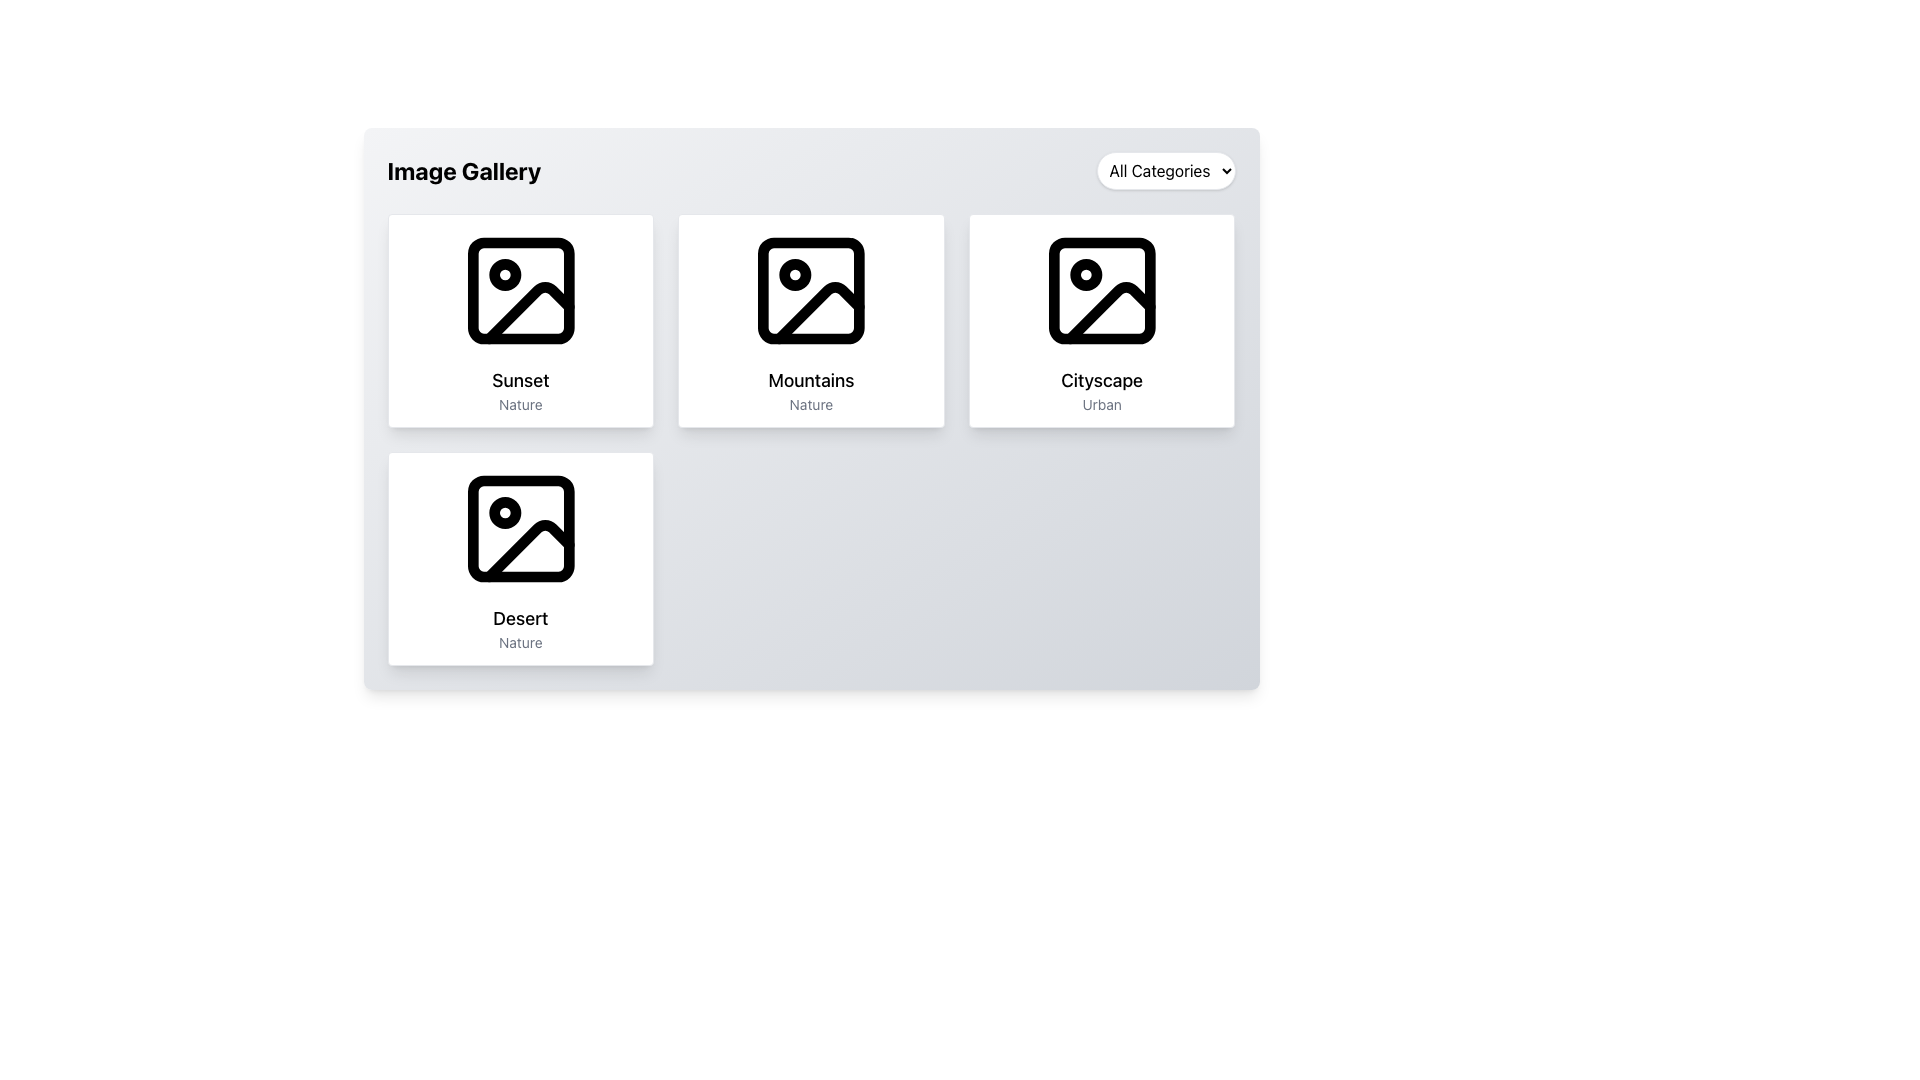 This screenshot has width=1920, height=1080. I want to click on the text label reading 'Sunset' which is in bold font and located below an image icon in the first item of the grid, so click(520, 381).